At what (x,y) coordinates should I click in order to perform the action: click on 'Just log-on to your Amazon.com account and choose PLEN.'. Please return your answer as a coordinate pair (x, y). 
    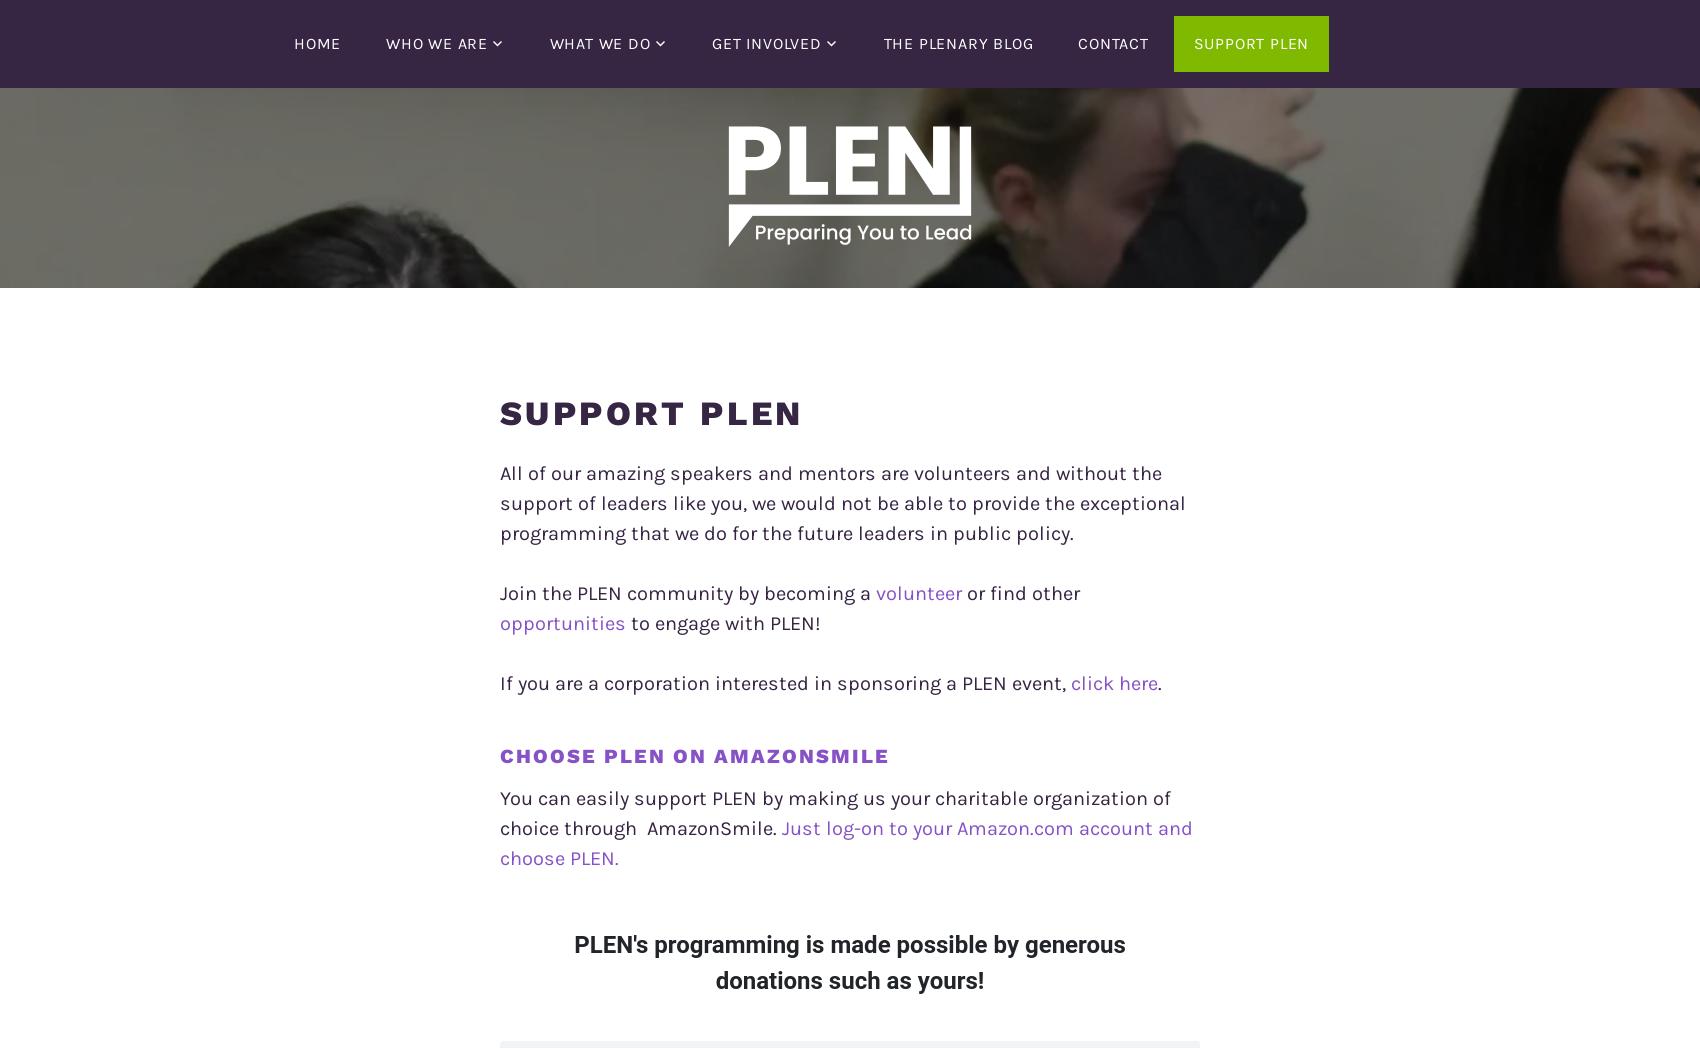
    Looking at the image, I should click on (499, 843).